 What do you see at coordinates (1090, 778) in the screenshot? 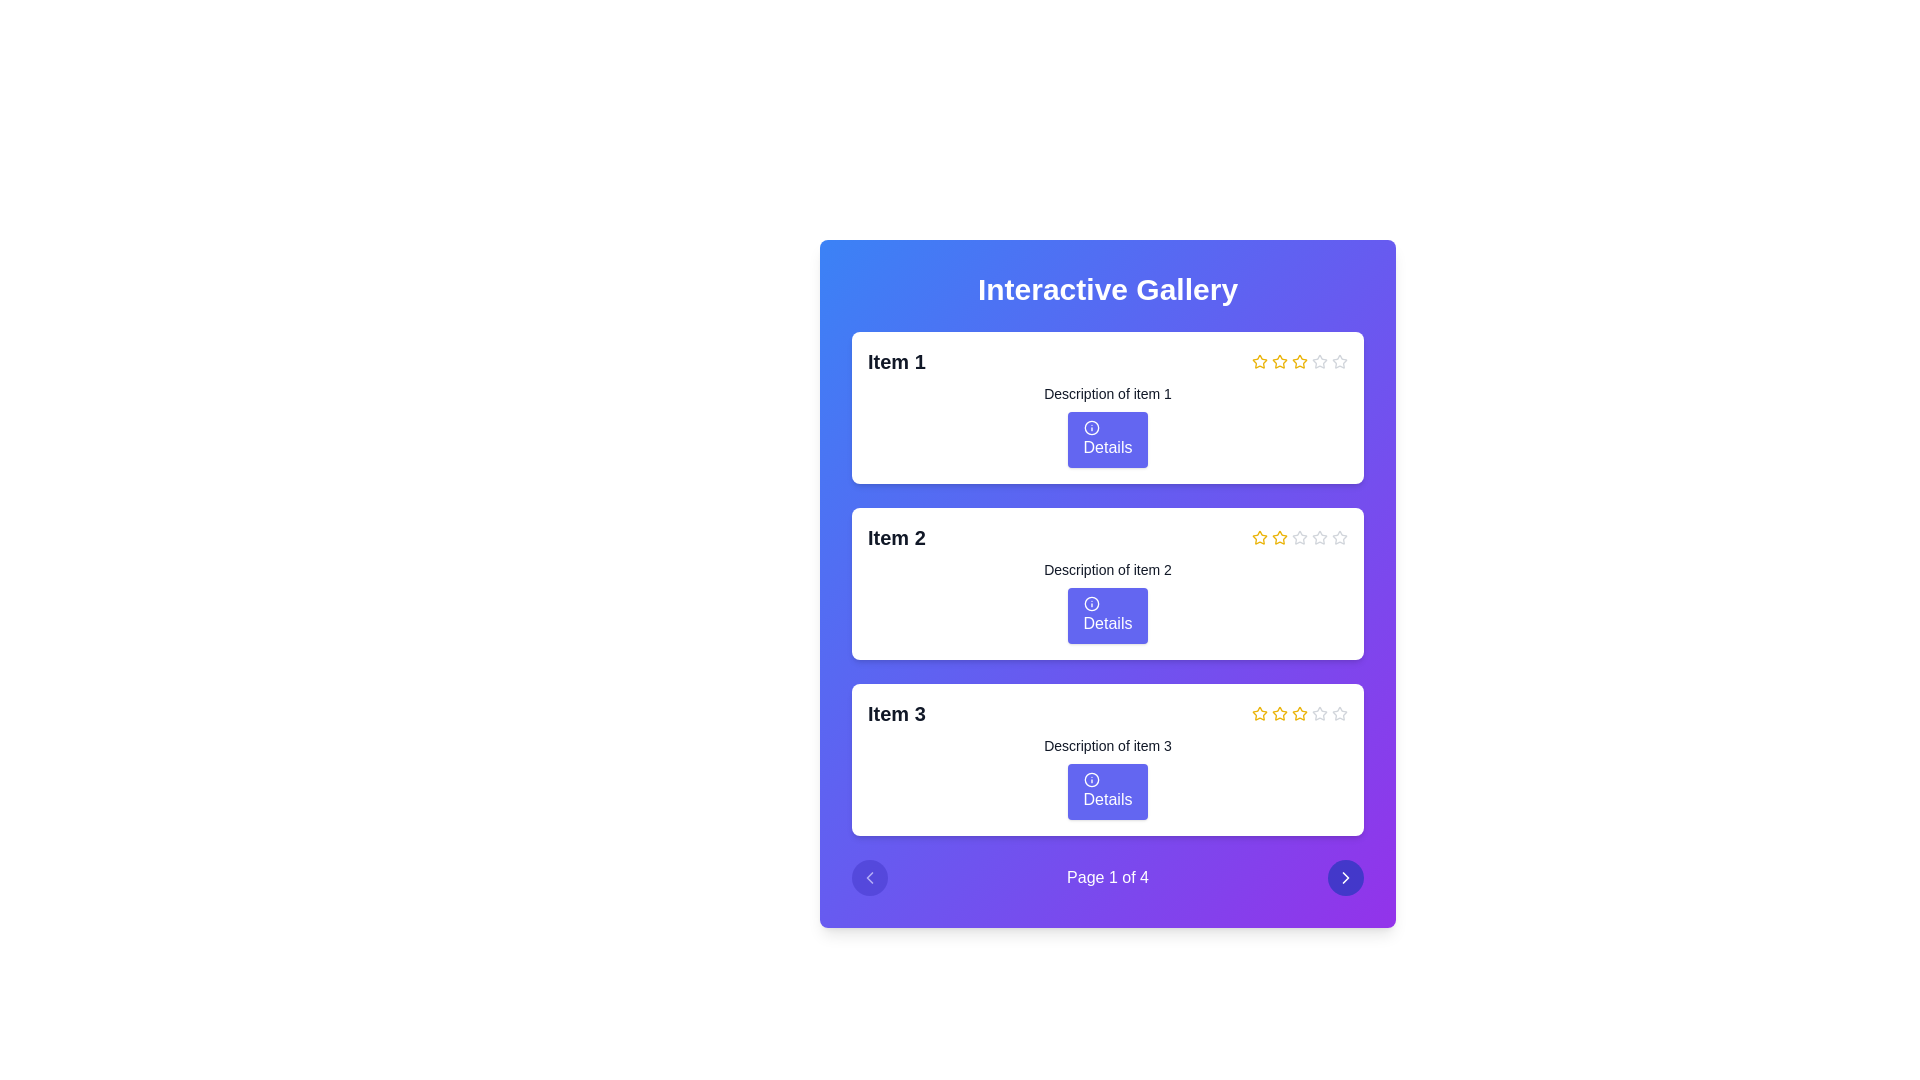
I see `the decorative icon inside the 'Details' button of the third item in the list, which serves as a visual cue for users to click` at bounding box center [1090, 778].